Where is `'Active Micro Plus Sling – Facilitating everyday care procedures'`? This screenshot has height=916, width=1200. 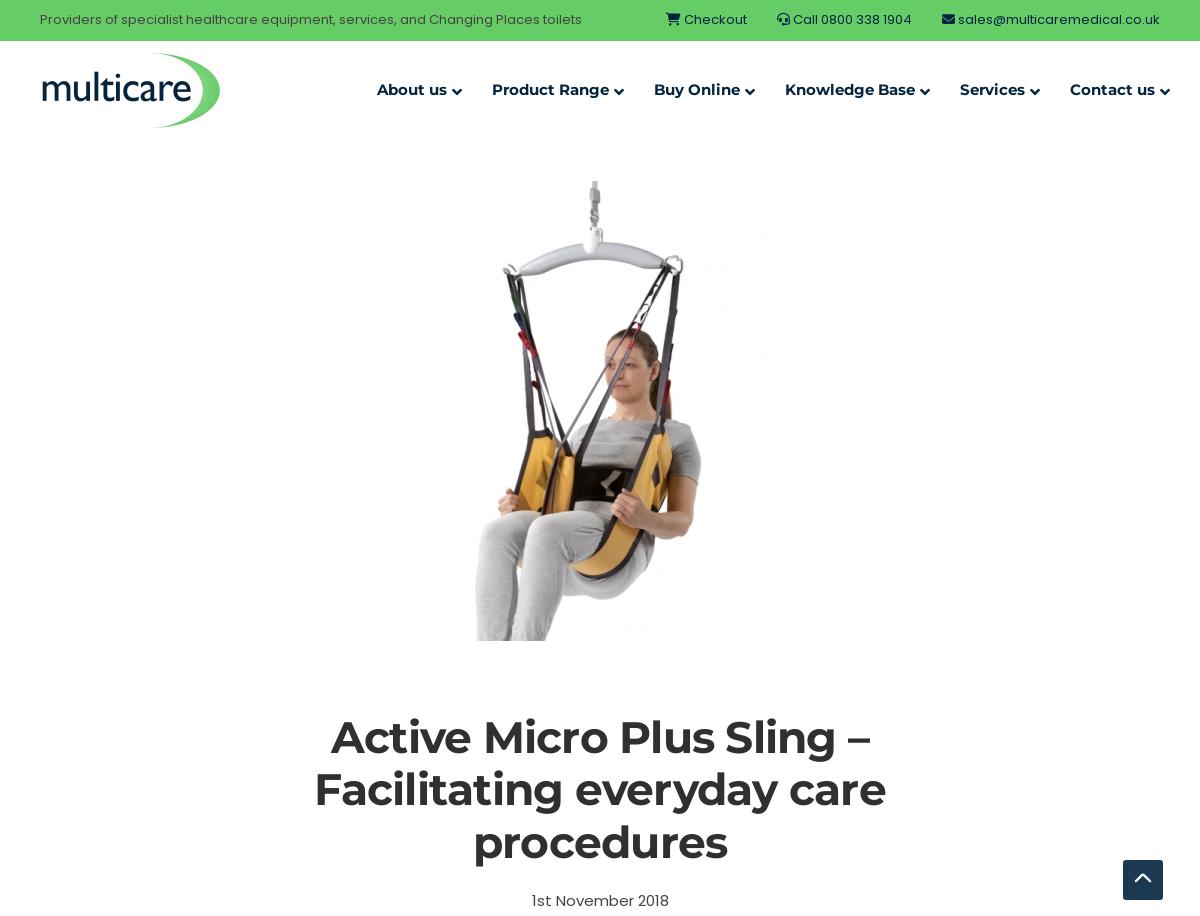 'Active Micro Plus Sling – Facilitating everyday care procedures' is located at coordinates (598, 788).